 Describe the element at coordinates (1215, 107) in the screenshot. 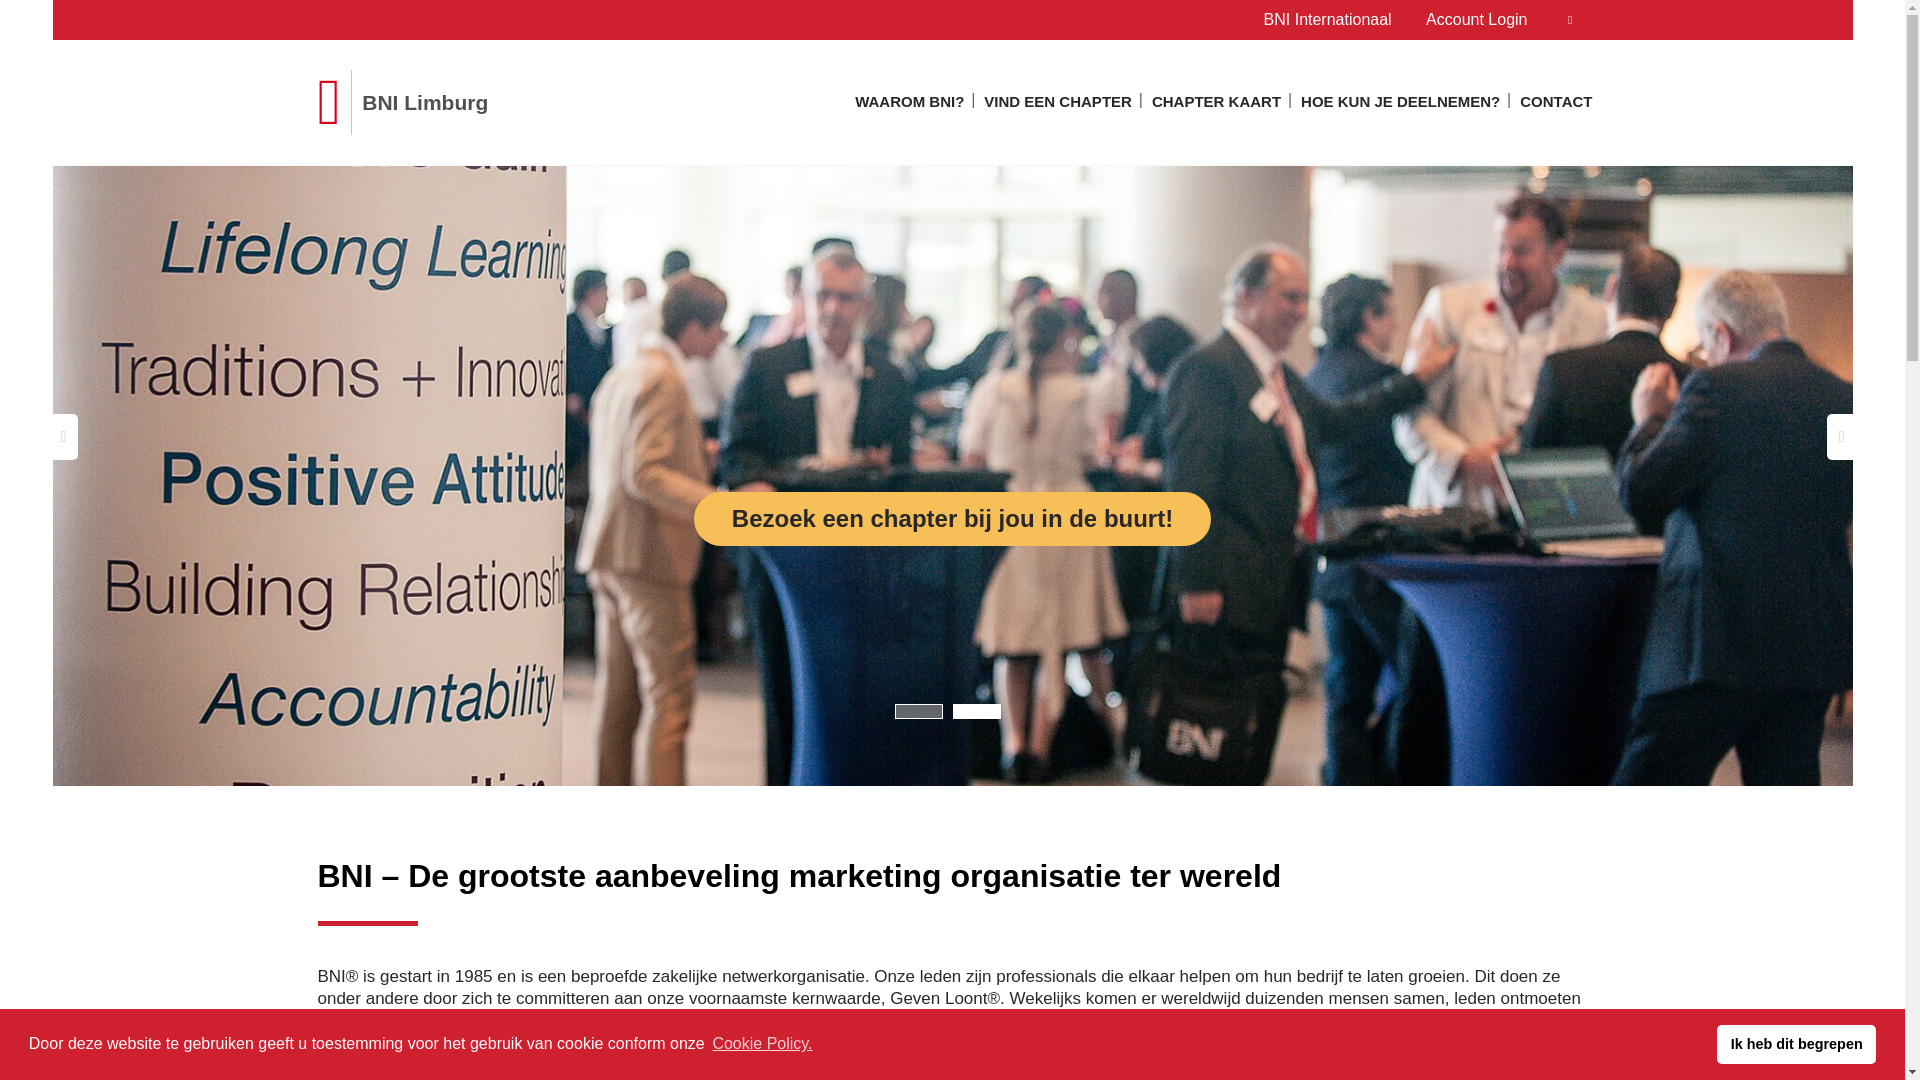

I see `'CHAPTER KAART'` at that location.